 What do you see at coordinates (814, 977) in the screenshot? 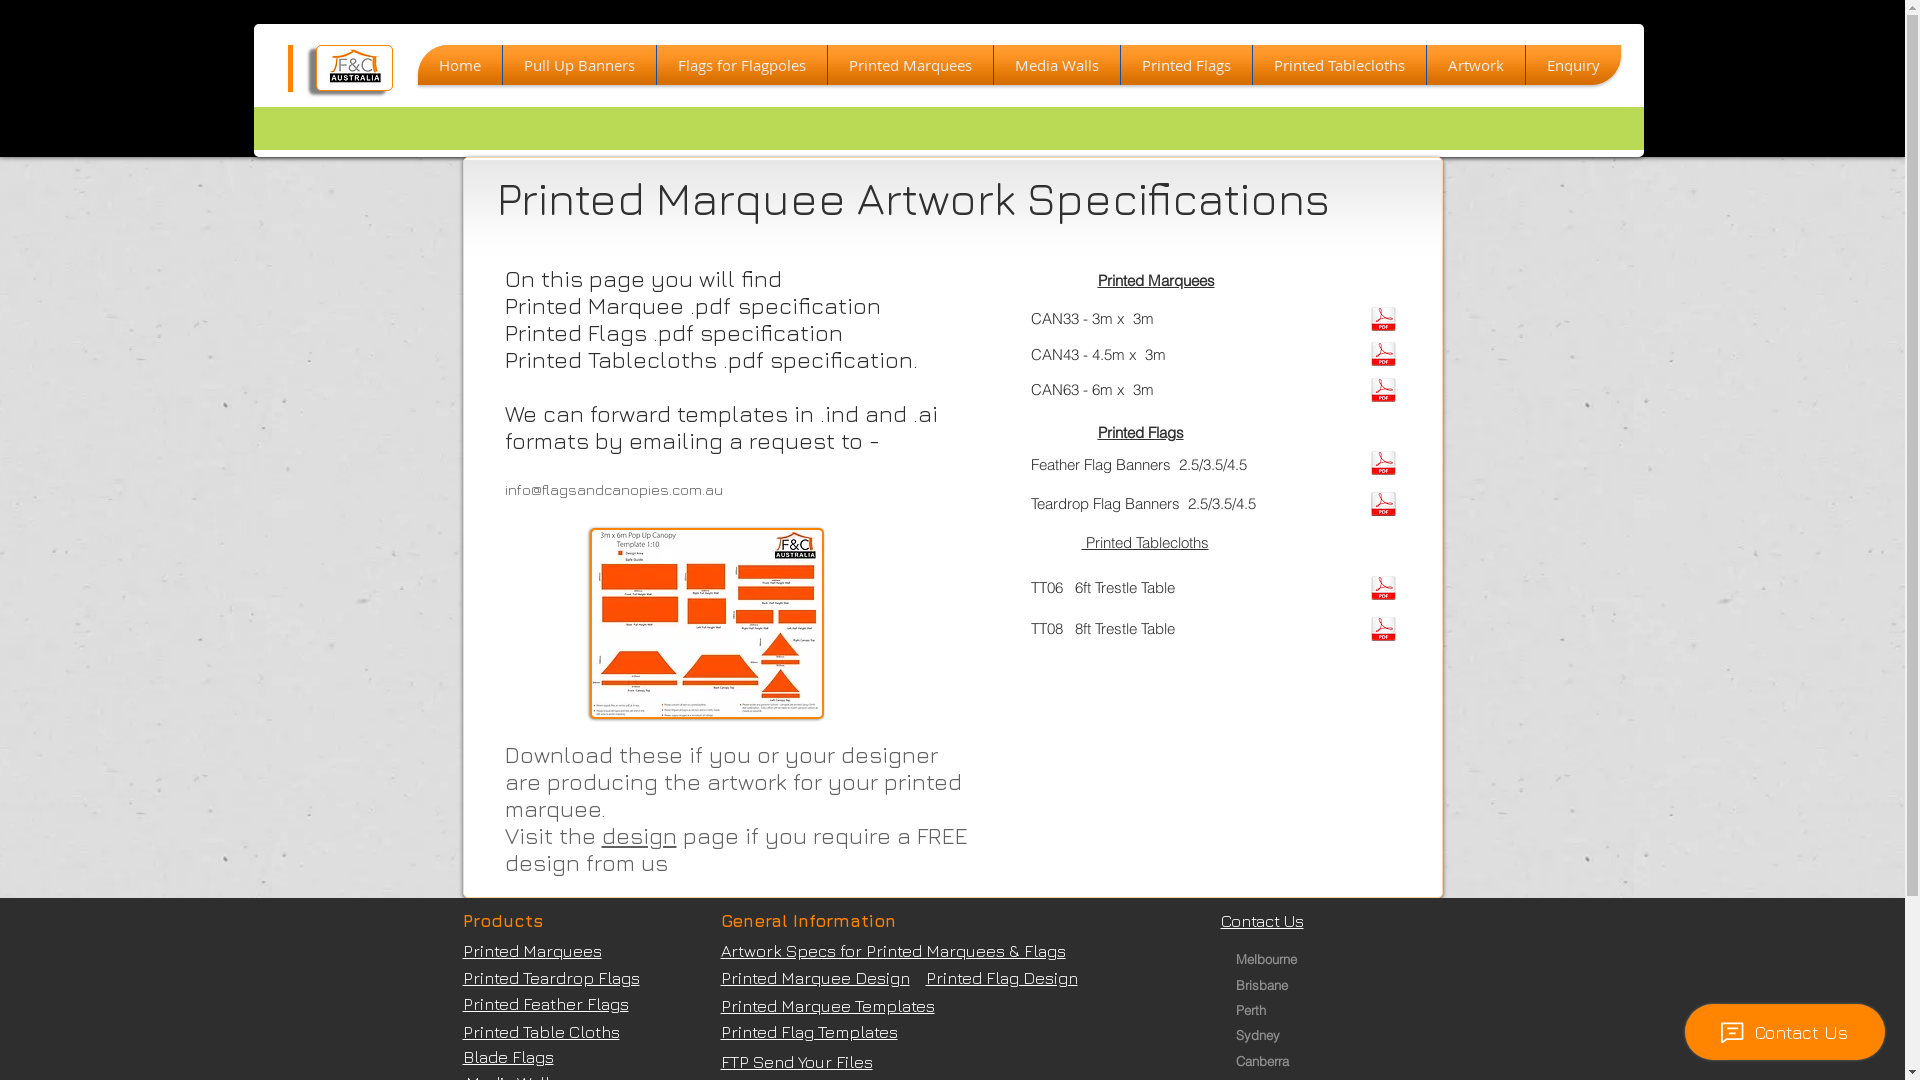
I see `'Printed Marquee Design'` at bounding box center [814, 977].